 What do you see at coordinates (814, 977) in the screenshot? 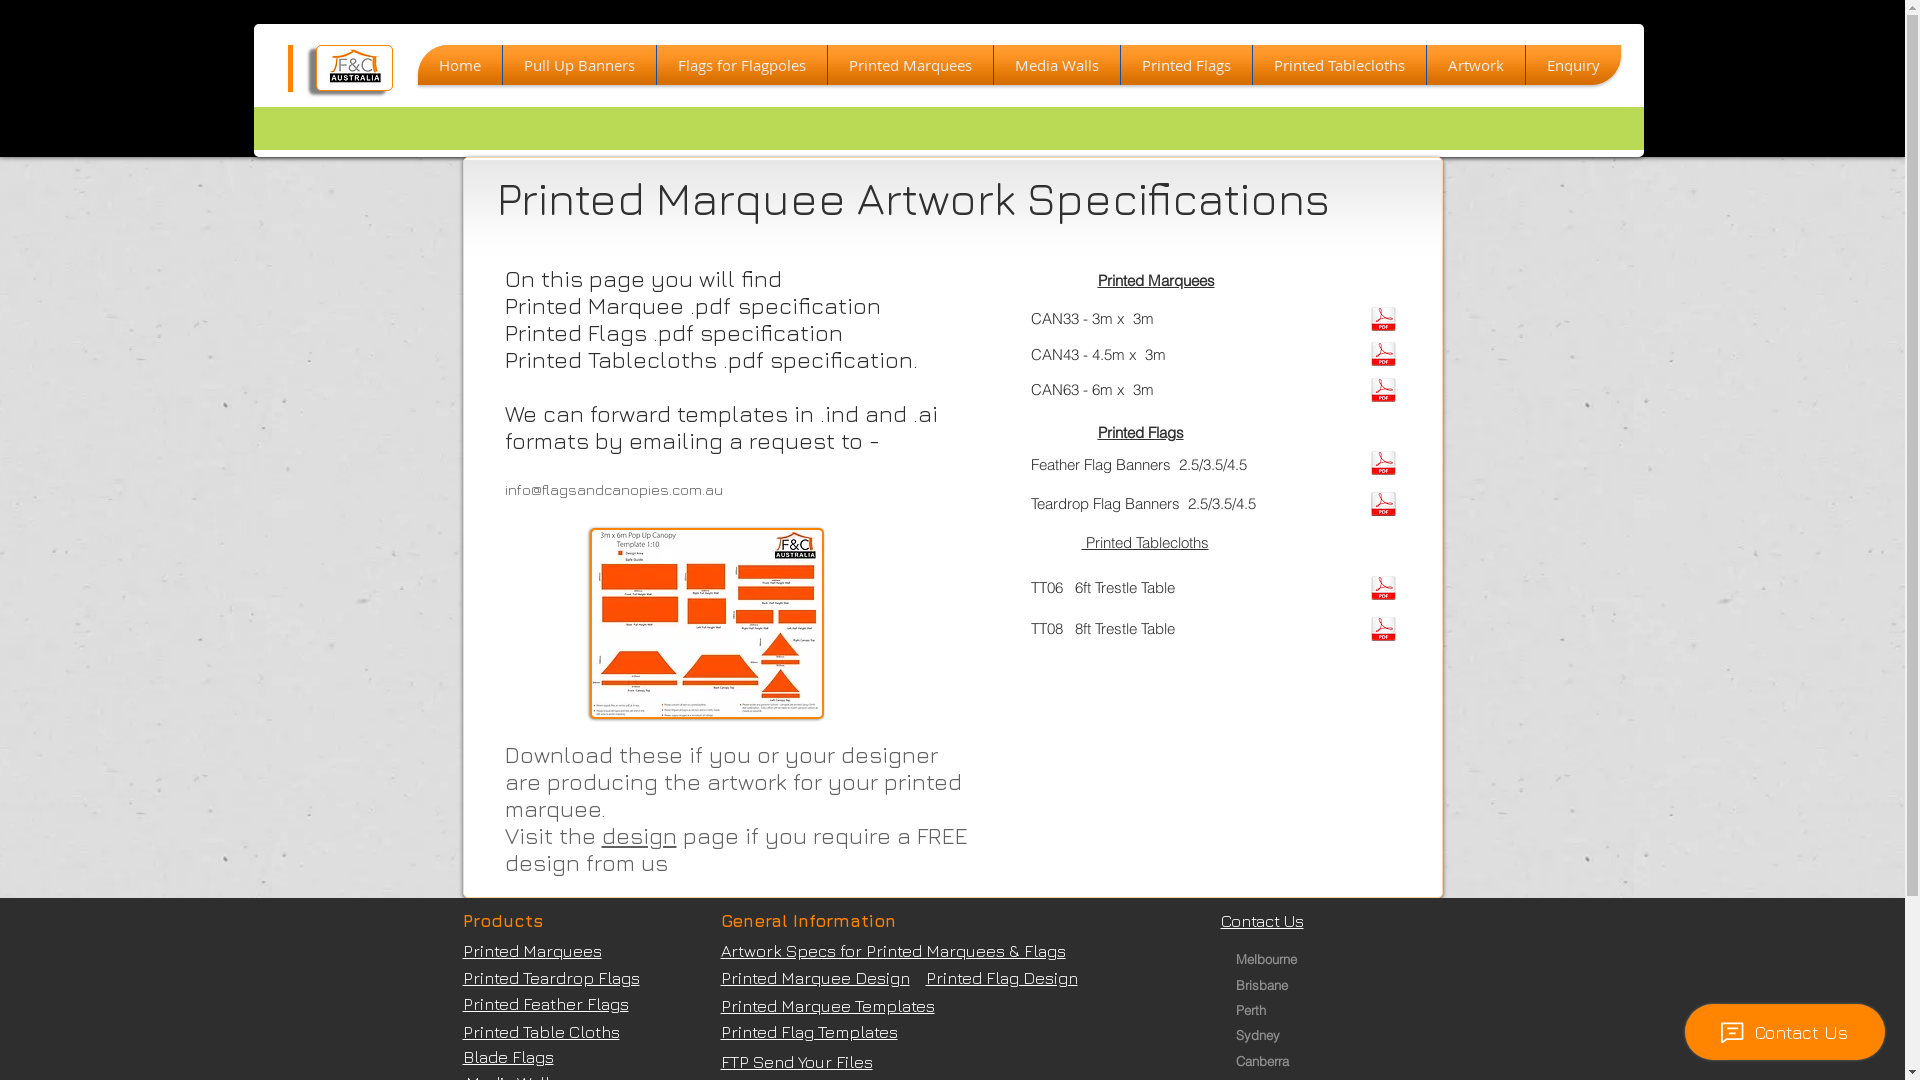
I see `'Printed Marquee Design'` at bounding box center [814, 977].